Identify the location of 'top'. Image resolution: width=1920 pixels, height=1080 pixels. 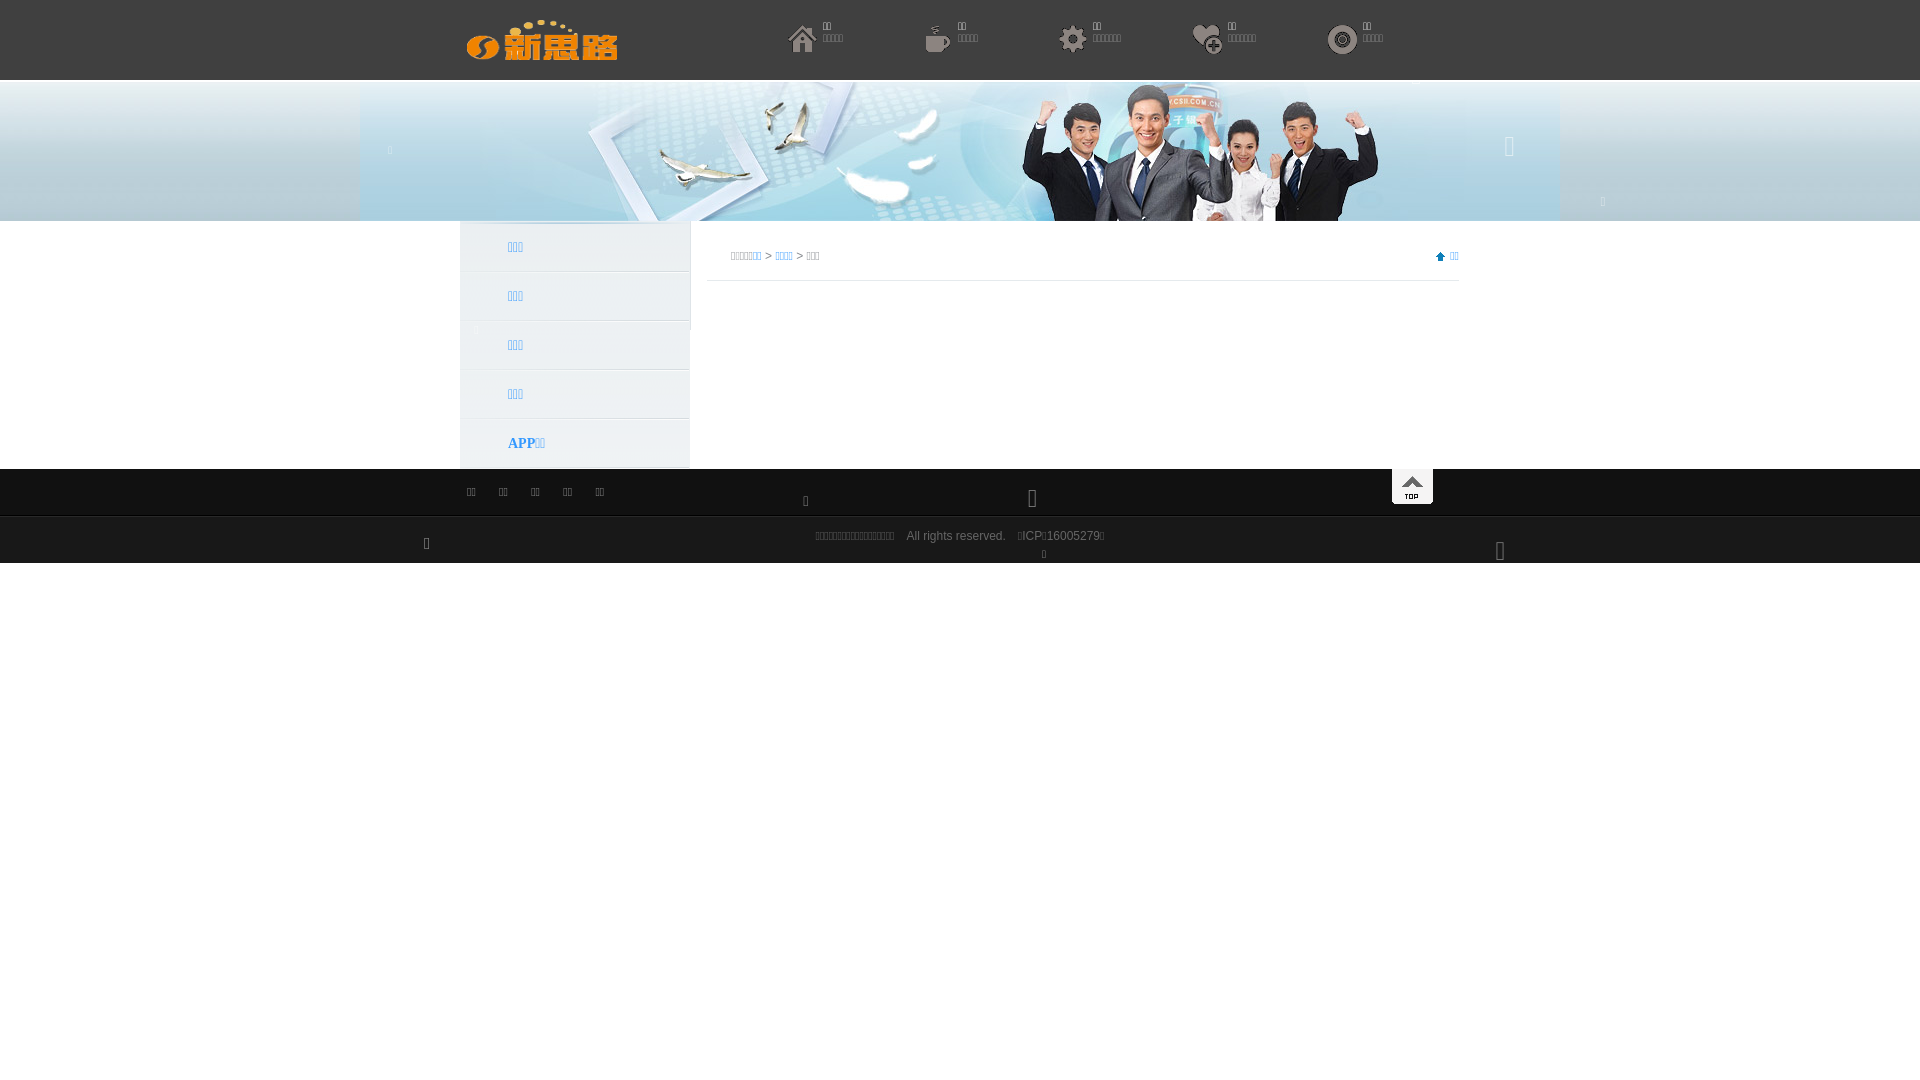
(1411, 486).